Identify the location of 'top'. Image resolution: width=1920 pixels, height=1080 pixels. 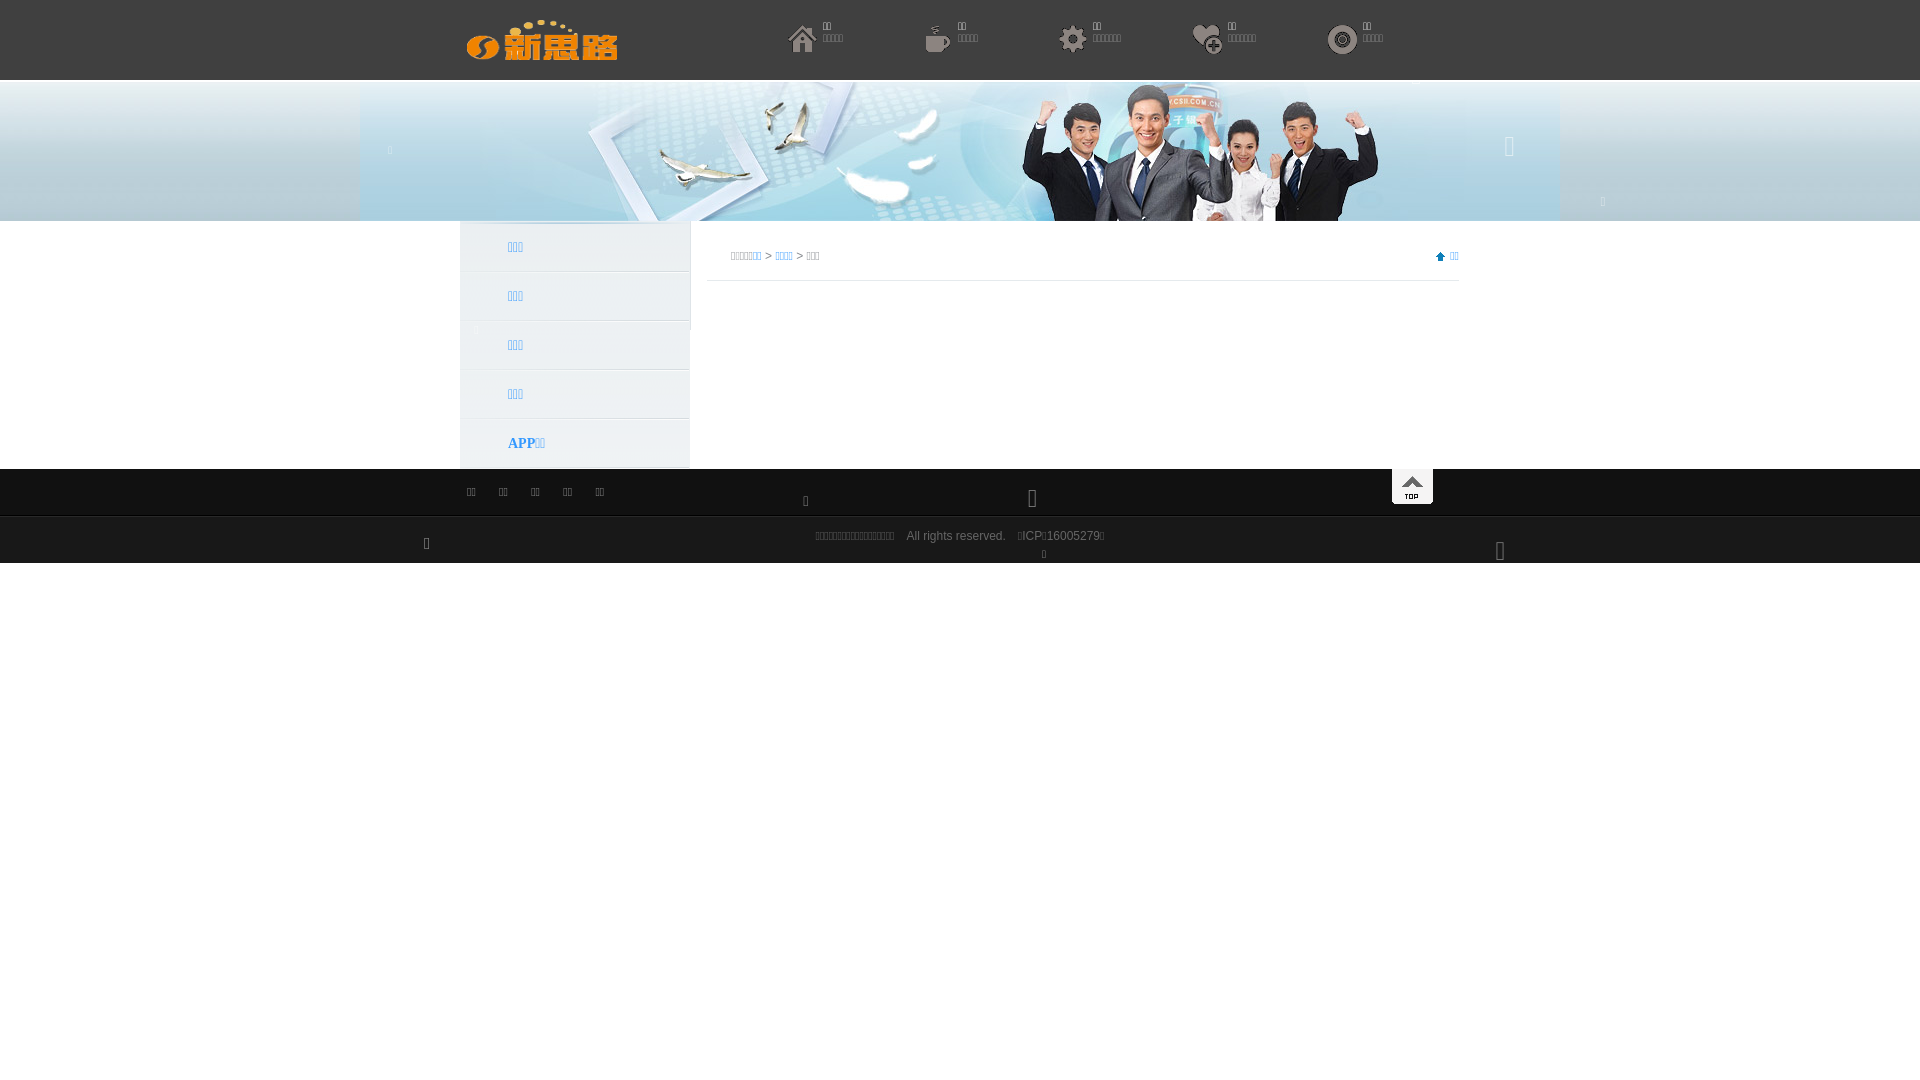
(1411, 486).